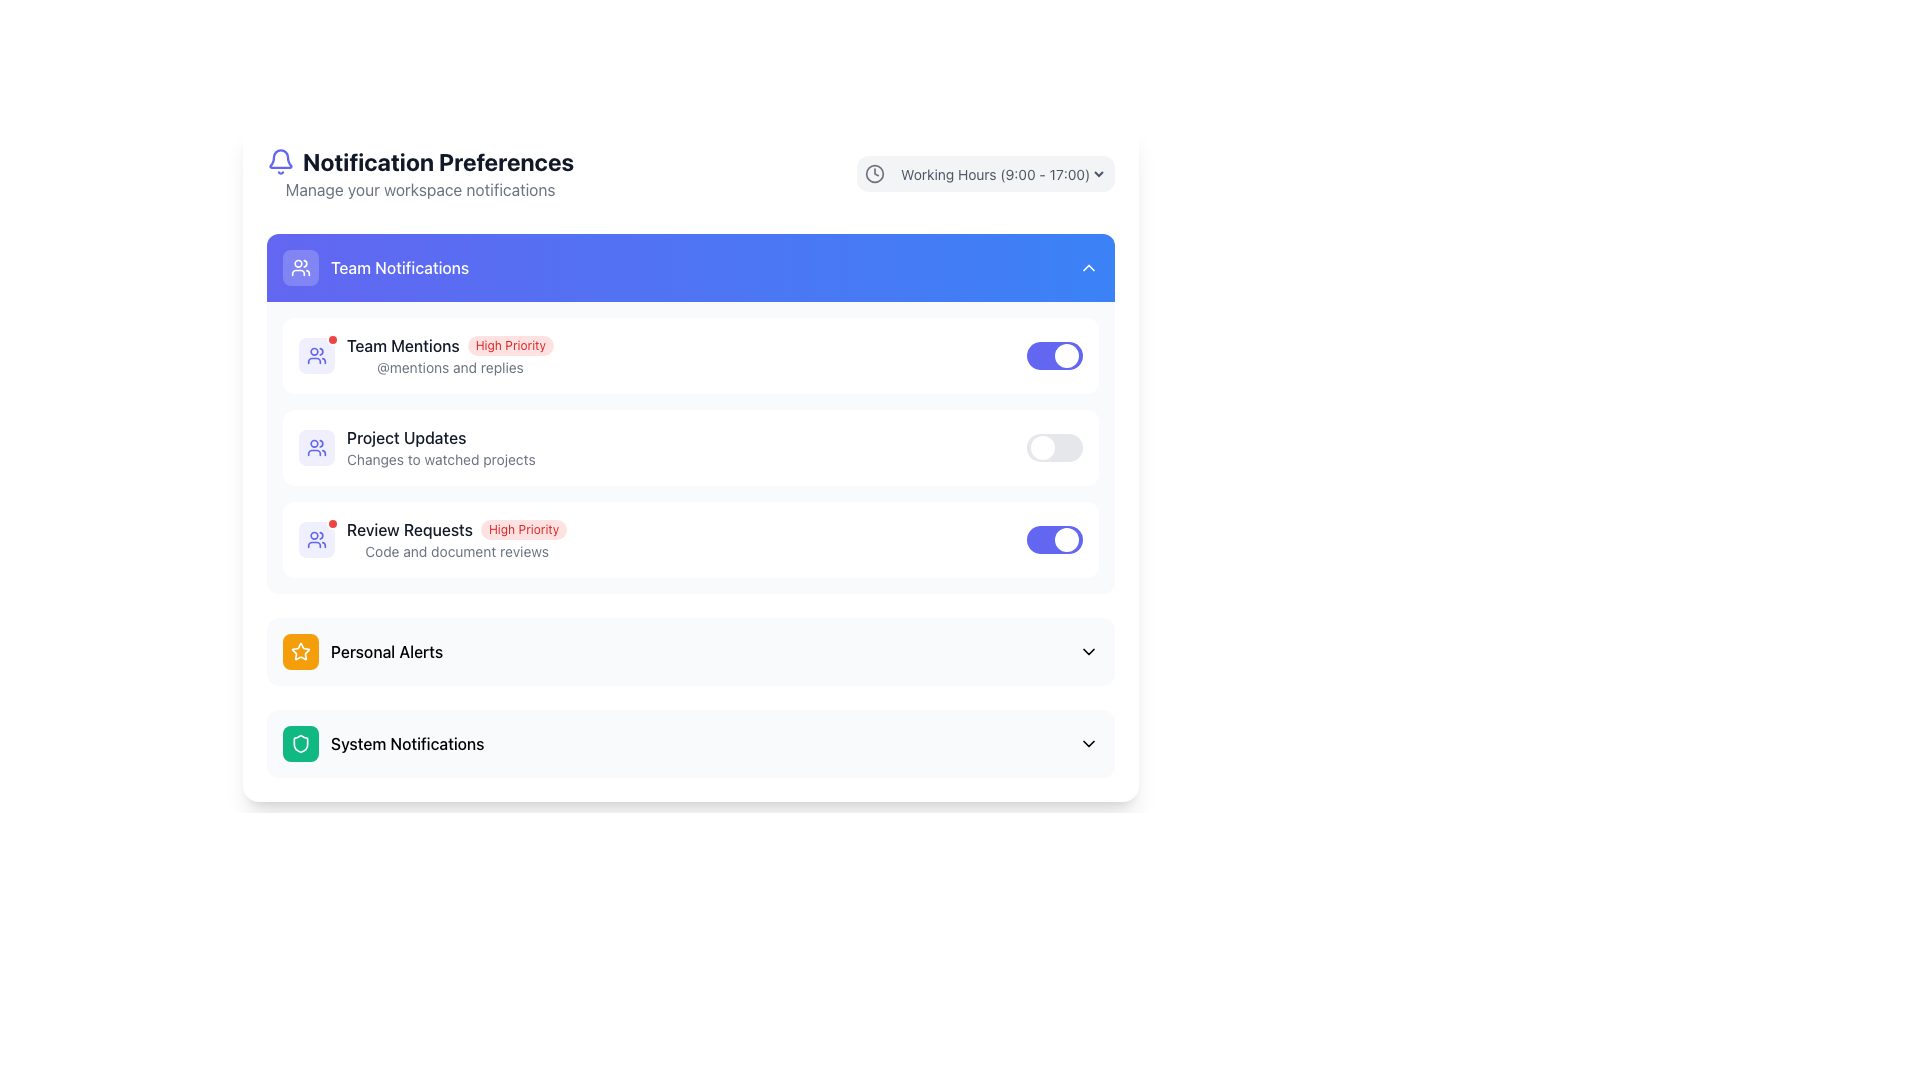 The width and height of the screenshot is (1920, 1080). What do you see at coordinates (1002, 172) in the screenshot?
I see `the dropdown menu for selecting working hours, located near the top-right corner of the interface, above the main content section` at bounding box center [1002, 172].